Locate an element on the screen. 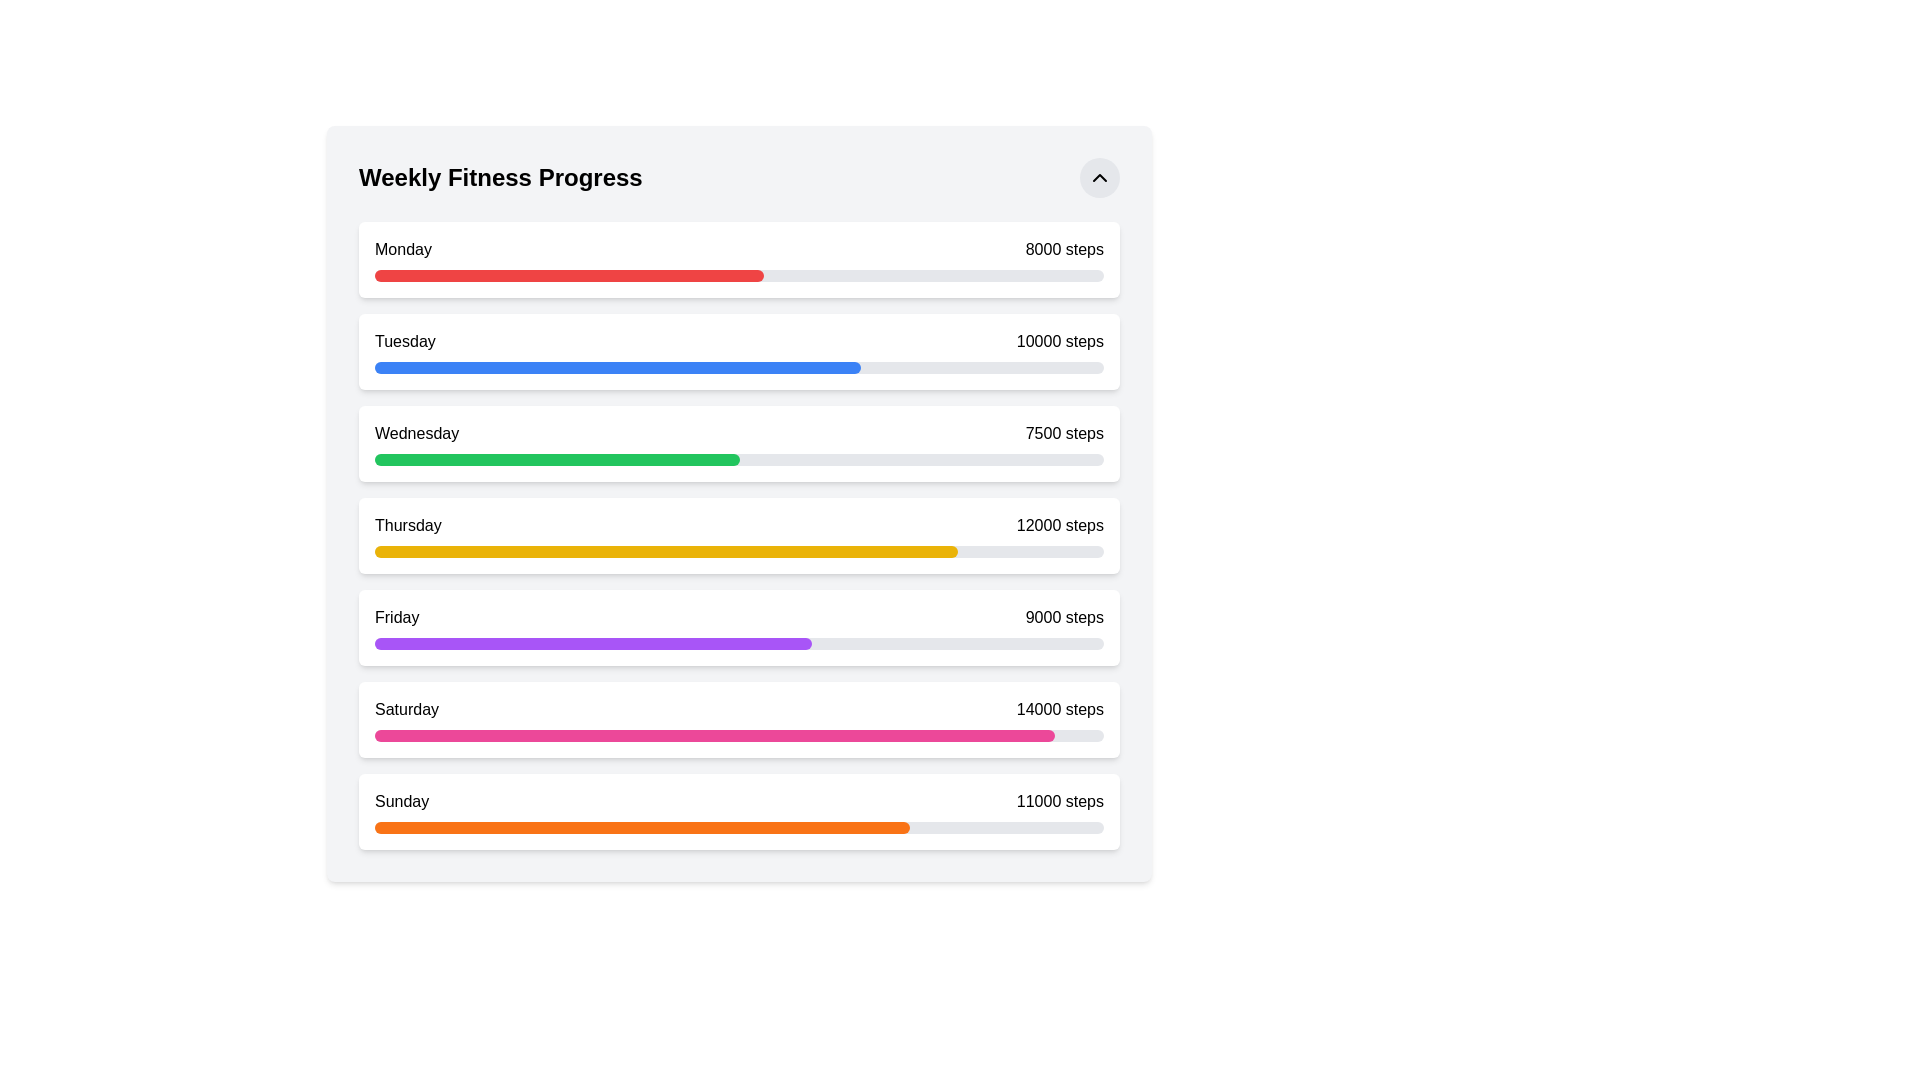 Image resolution: width=1920 pixels, height=1080 pixels. the fourth visual data display card in the 'Weekly Fitness Progress' section, which tracks daily steps and is positioned between the 'Wednesday' and 'Friday' cards is located at coordinates (738, 535).